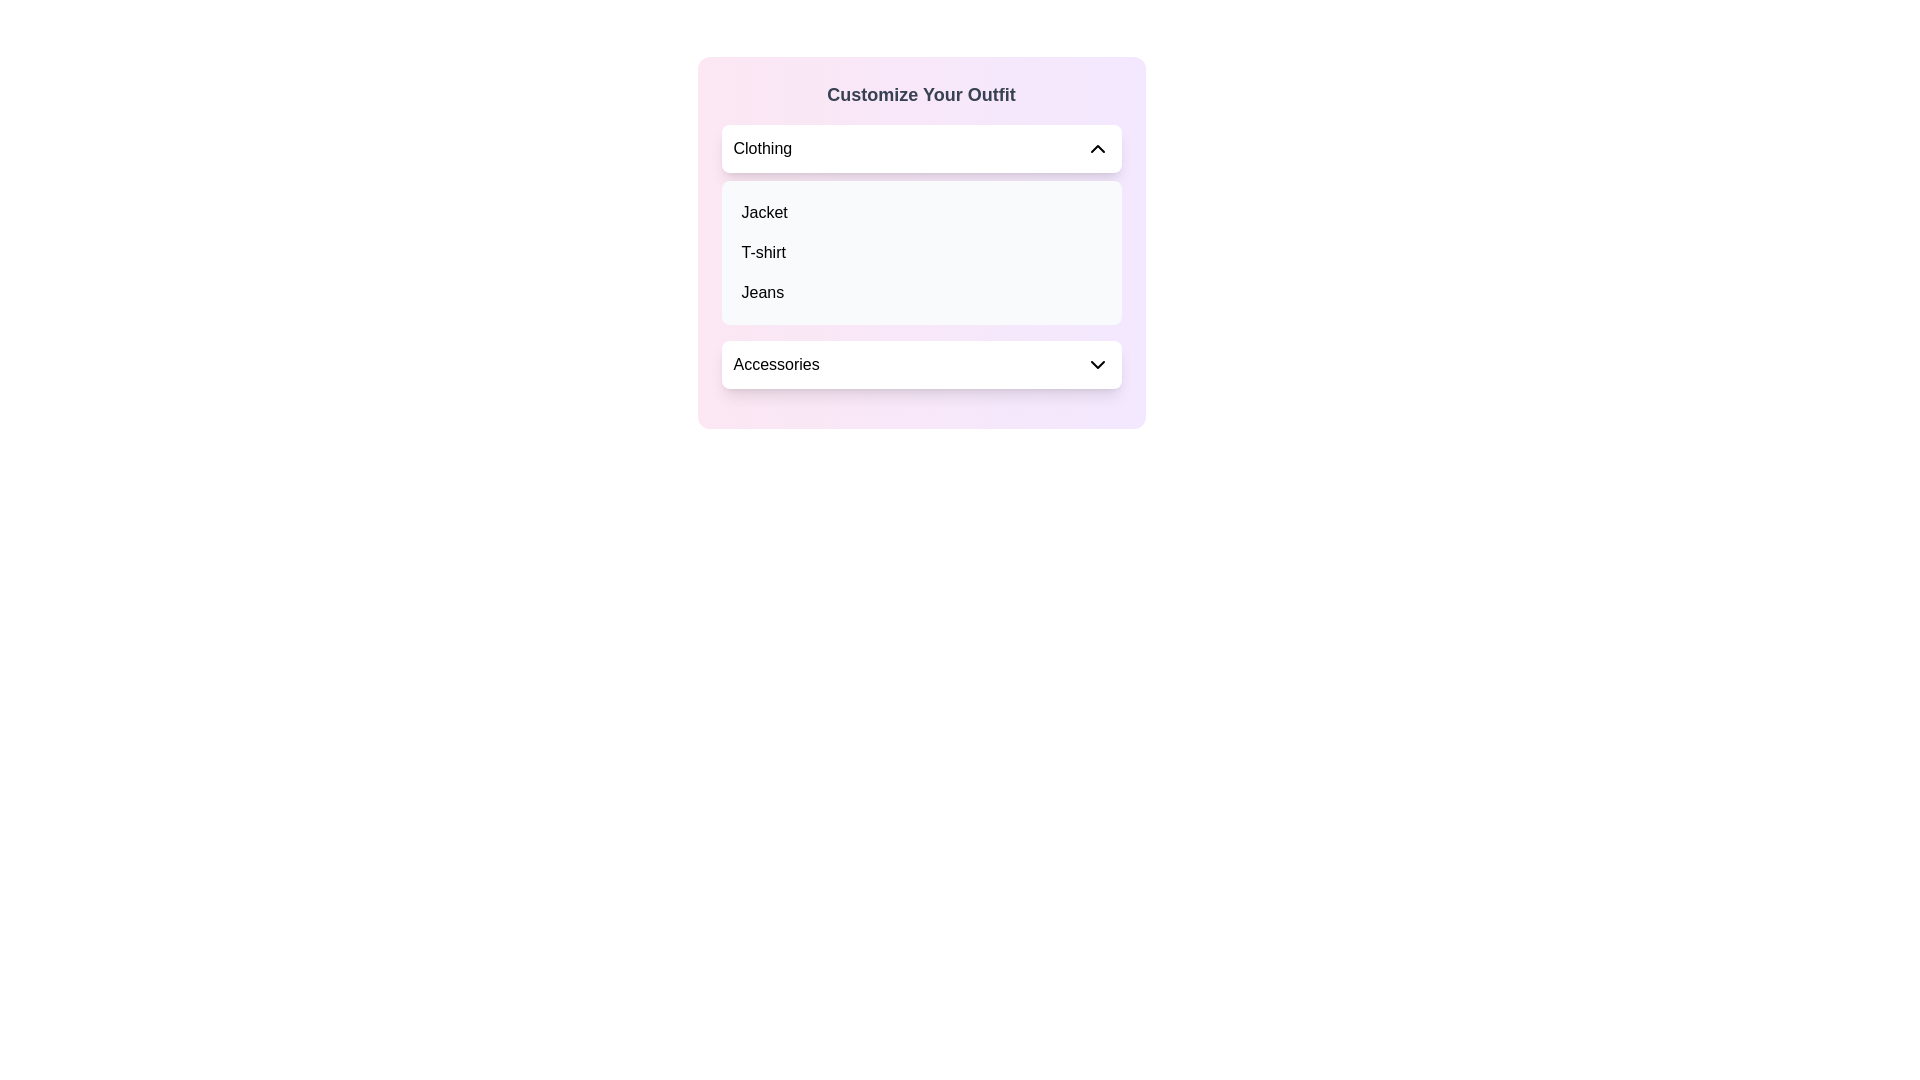 This screenshot has height=1080, width=1920. What do you see at coordinates (761, 148) in the screenshot?
I see `text label displaying 'Clothing' in a black font within a white background, located in the dropdown selection interface` at bounding box center [761, 148].